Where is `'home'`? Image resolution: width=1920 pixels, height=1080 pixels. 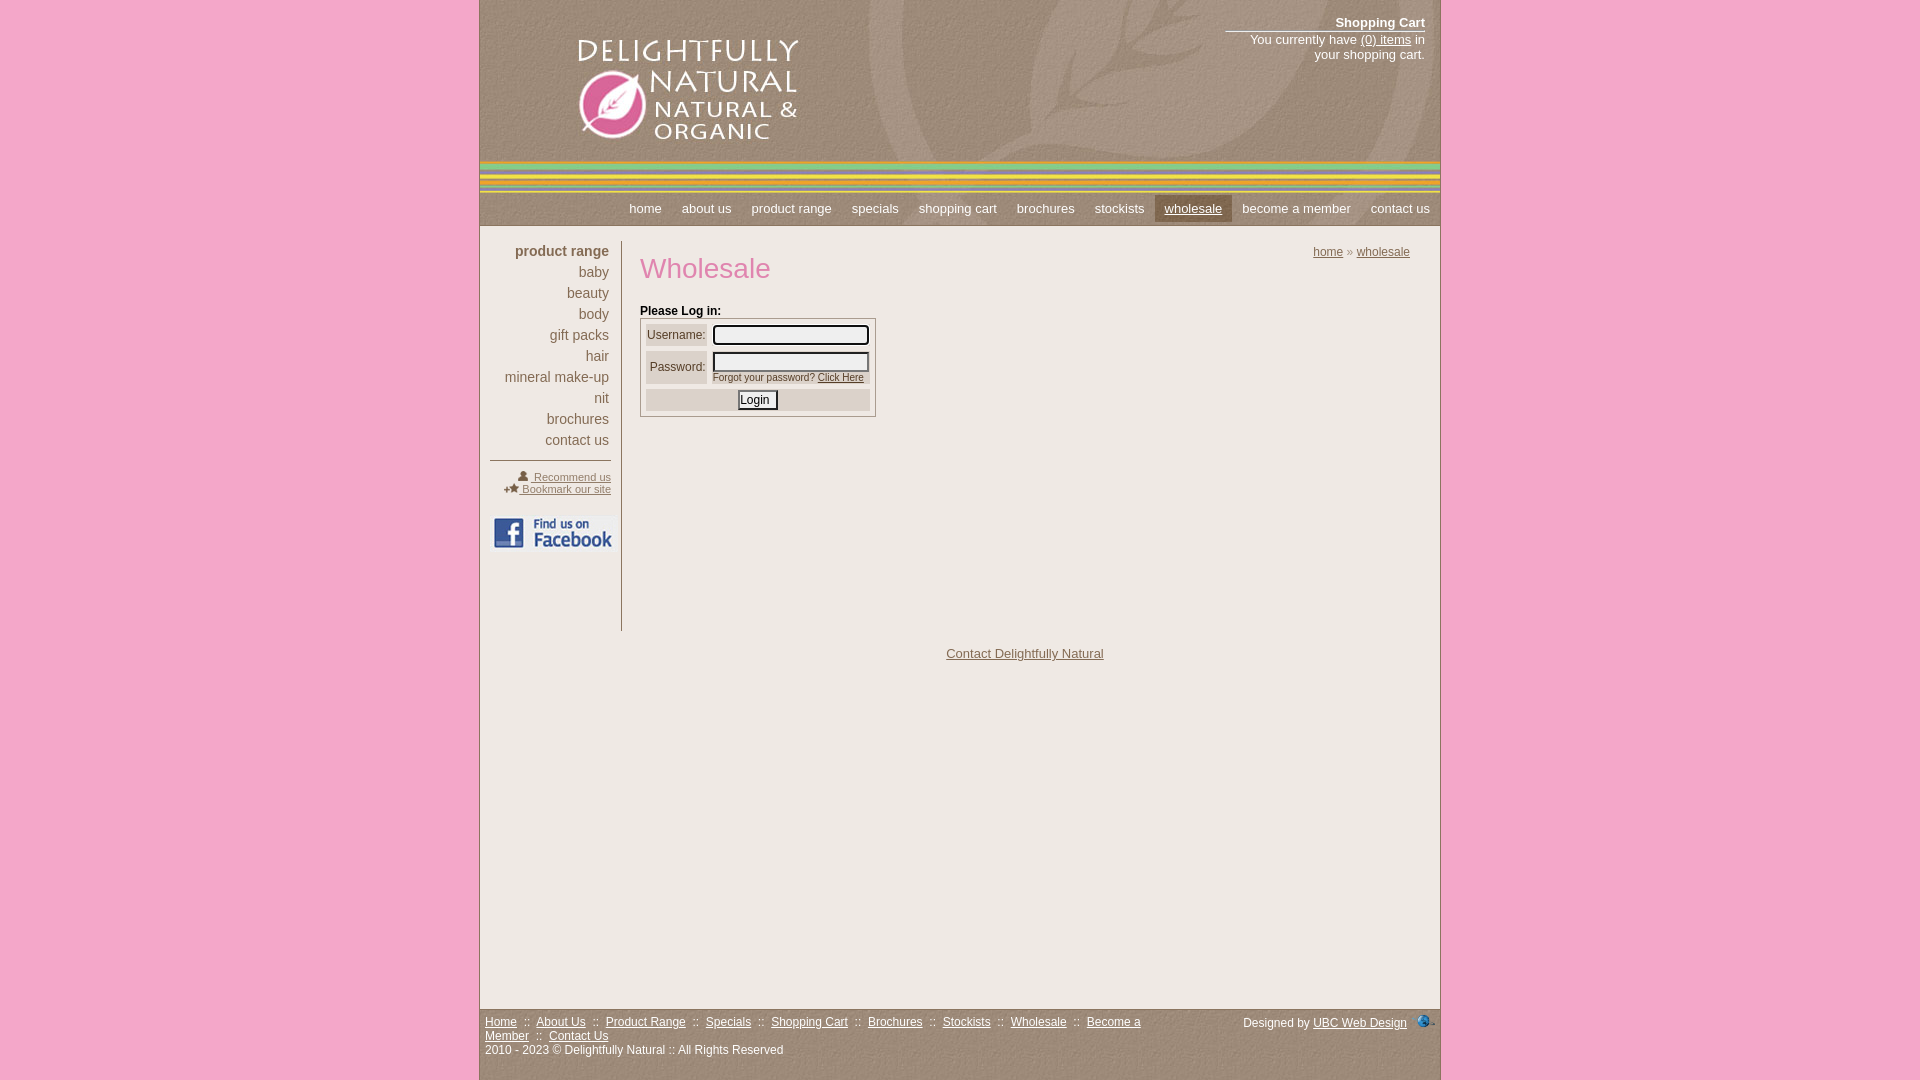
'home' is located at coordinates (1328, 250).